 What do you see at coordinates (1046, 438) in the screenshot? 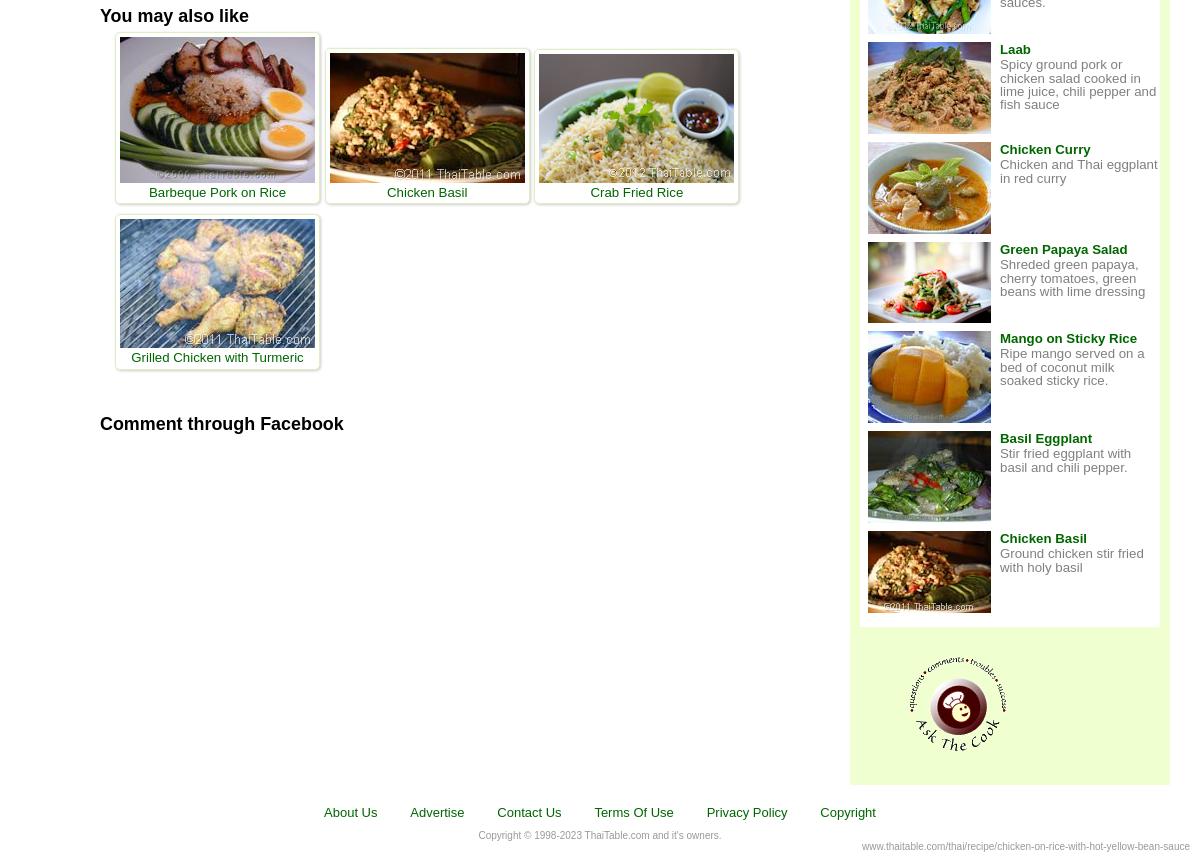
I see `'Basil Eggplant'` at bounding box center [1046, 438].